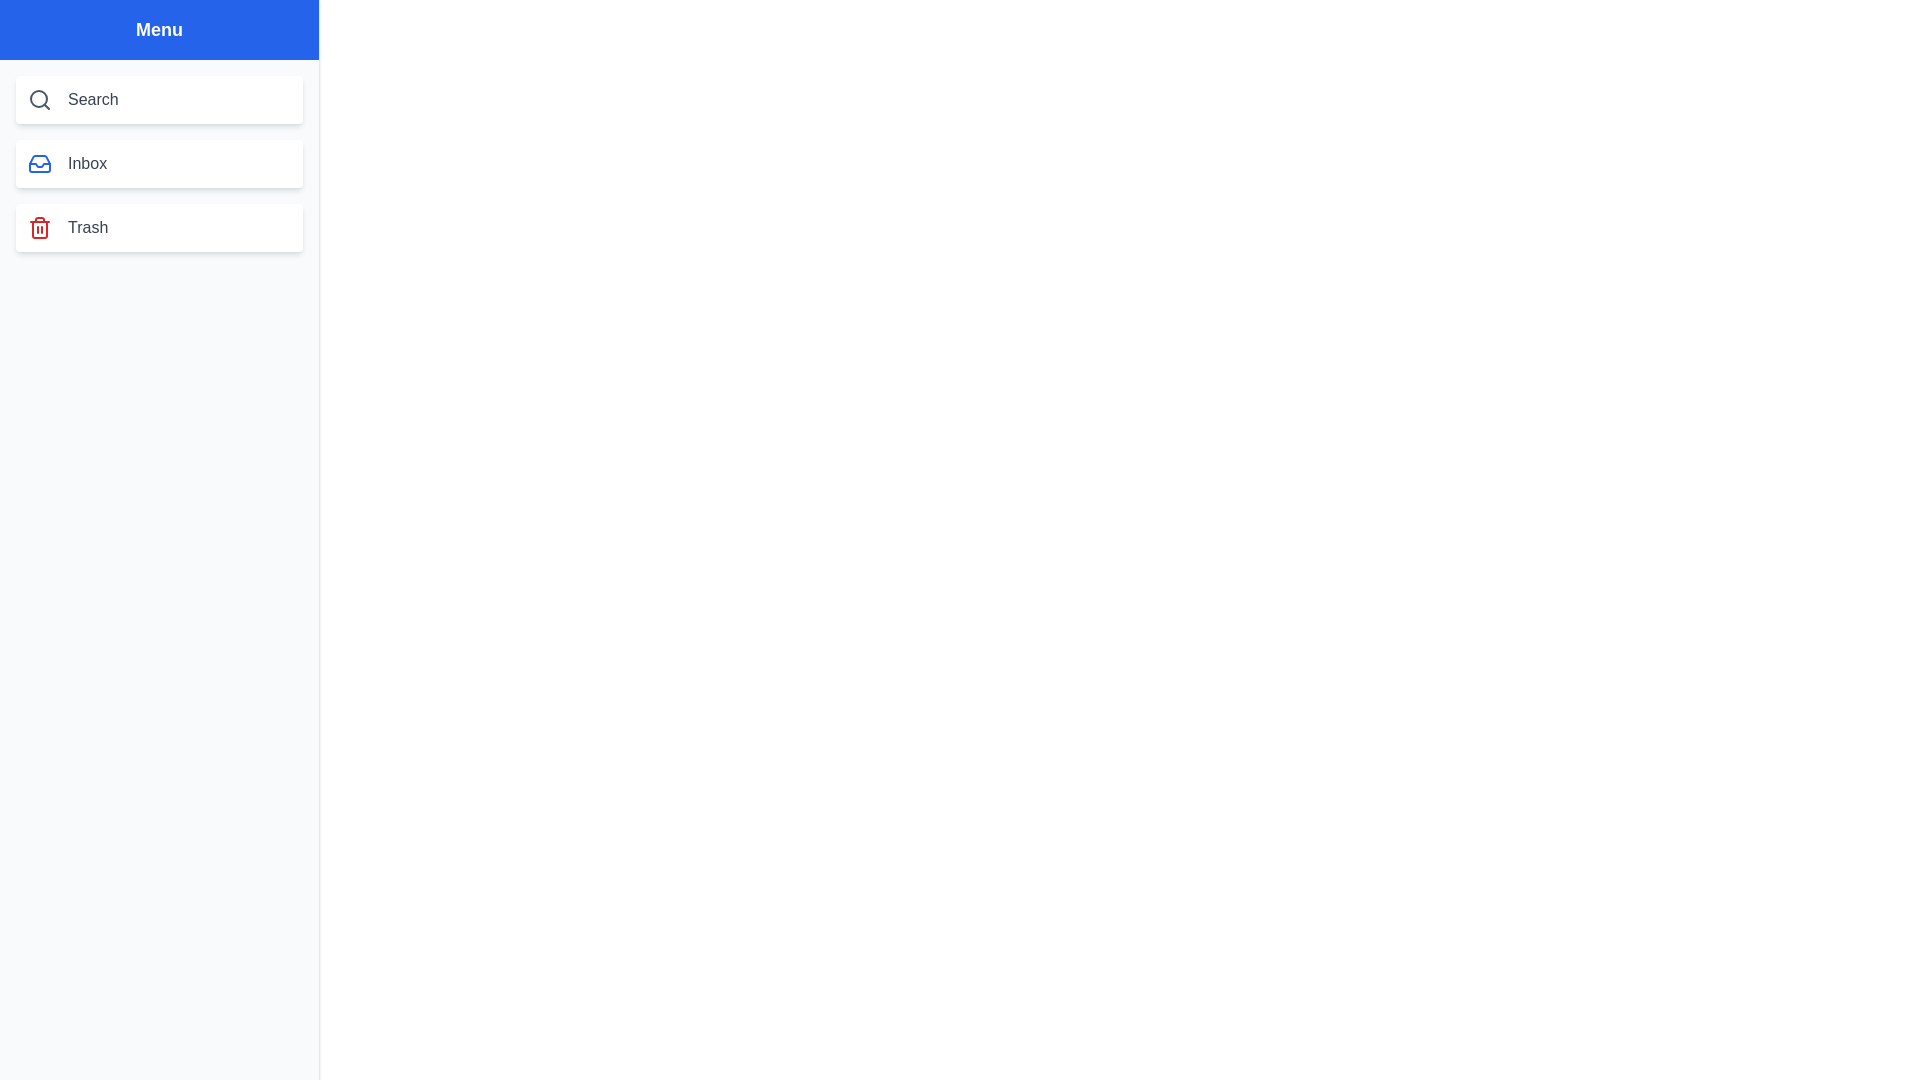 This screenshot has height=1080, width=1920. What do you see at coordinates (158, 163) in the screenshot?
I see `the menu item Inbox by clicking on it` at bounding box center [158, 163].